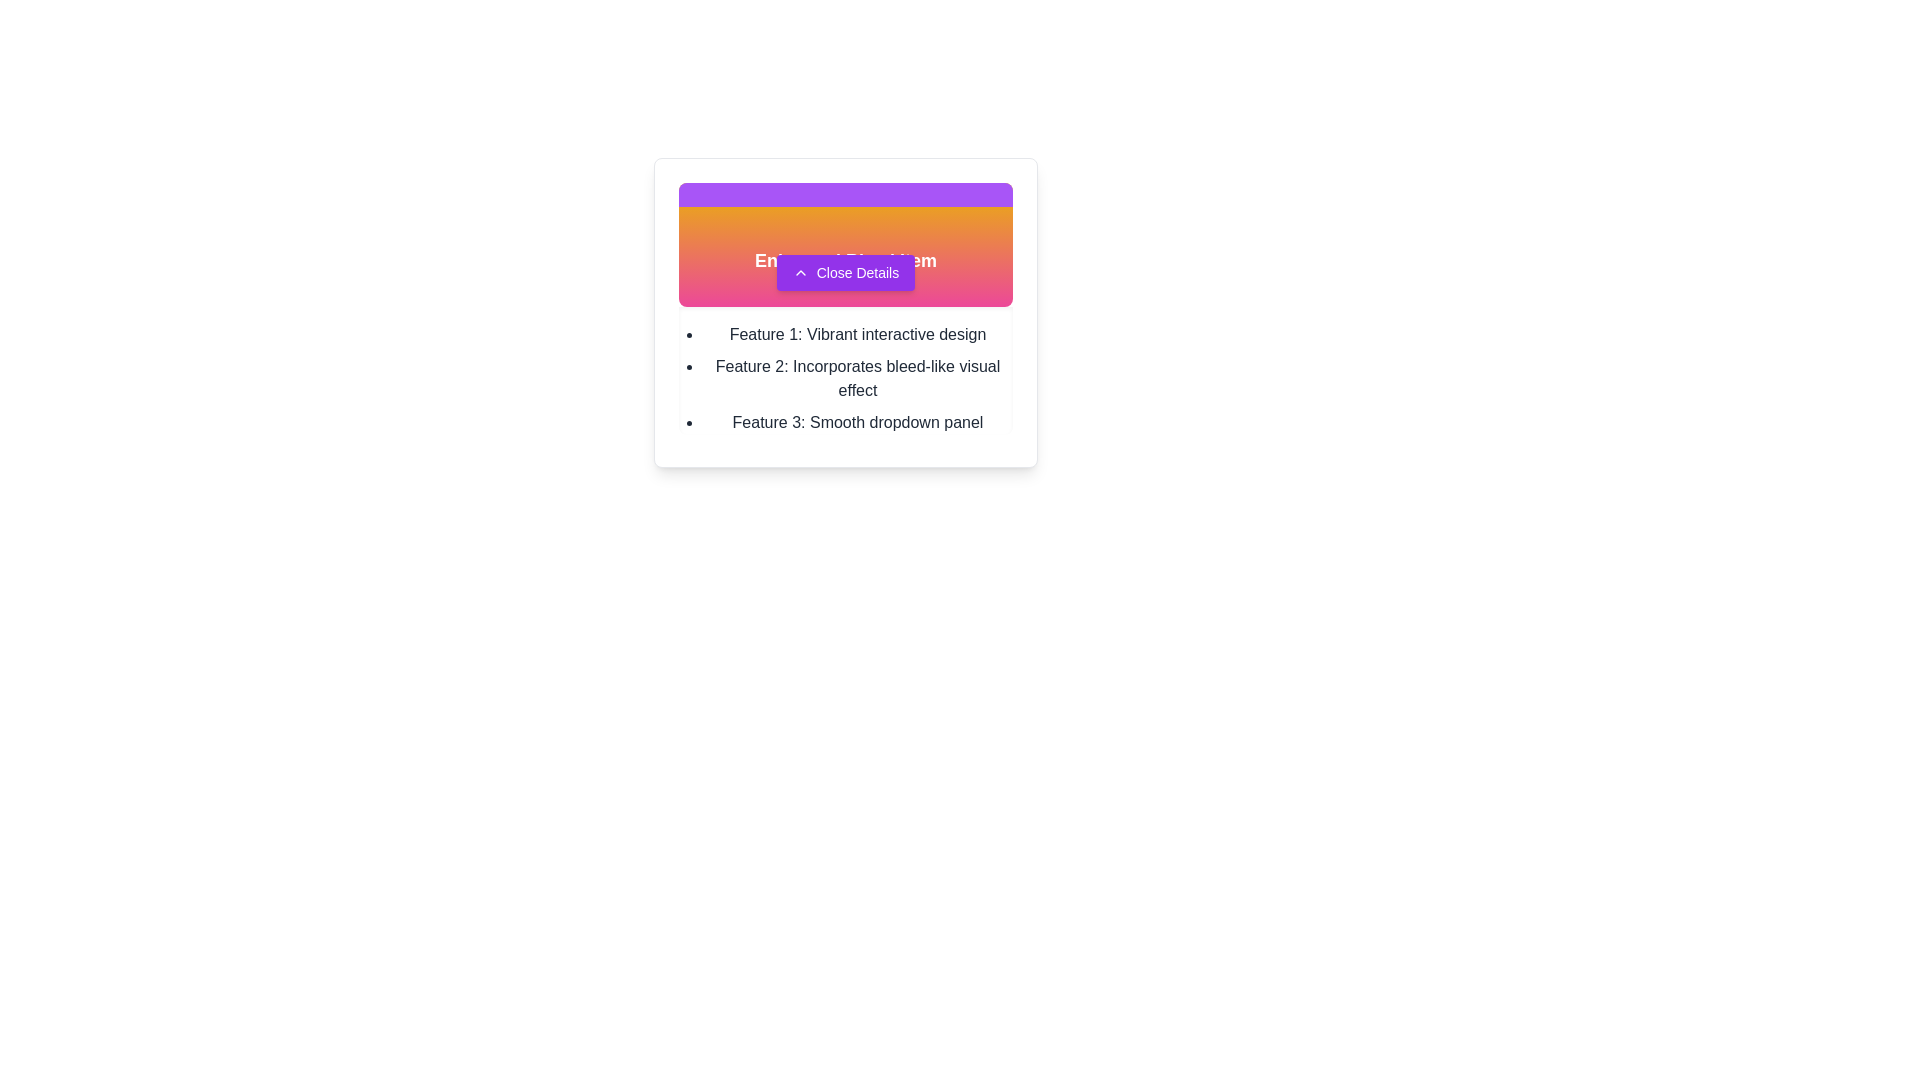 This screenshot has height=1080, width=1920. What do you see at coordinates (858, 378) in the screenshot?
I see `the second item` at bounding box center [858, 378].